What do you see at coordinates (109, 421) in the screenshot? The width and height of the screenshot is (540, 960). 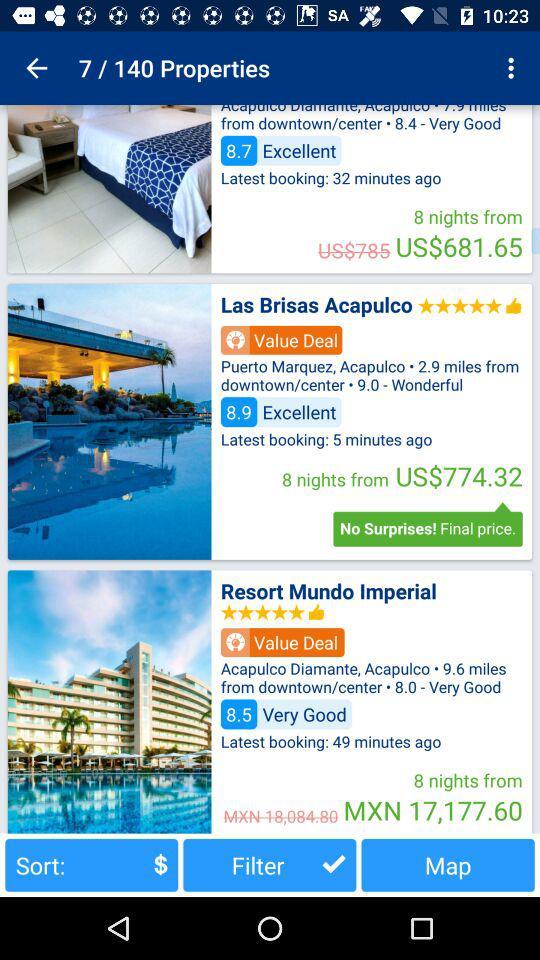 I see `hotel thumbnail` at bounding box center [109, 421].